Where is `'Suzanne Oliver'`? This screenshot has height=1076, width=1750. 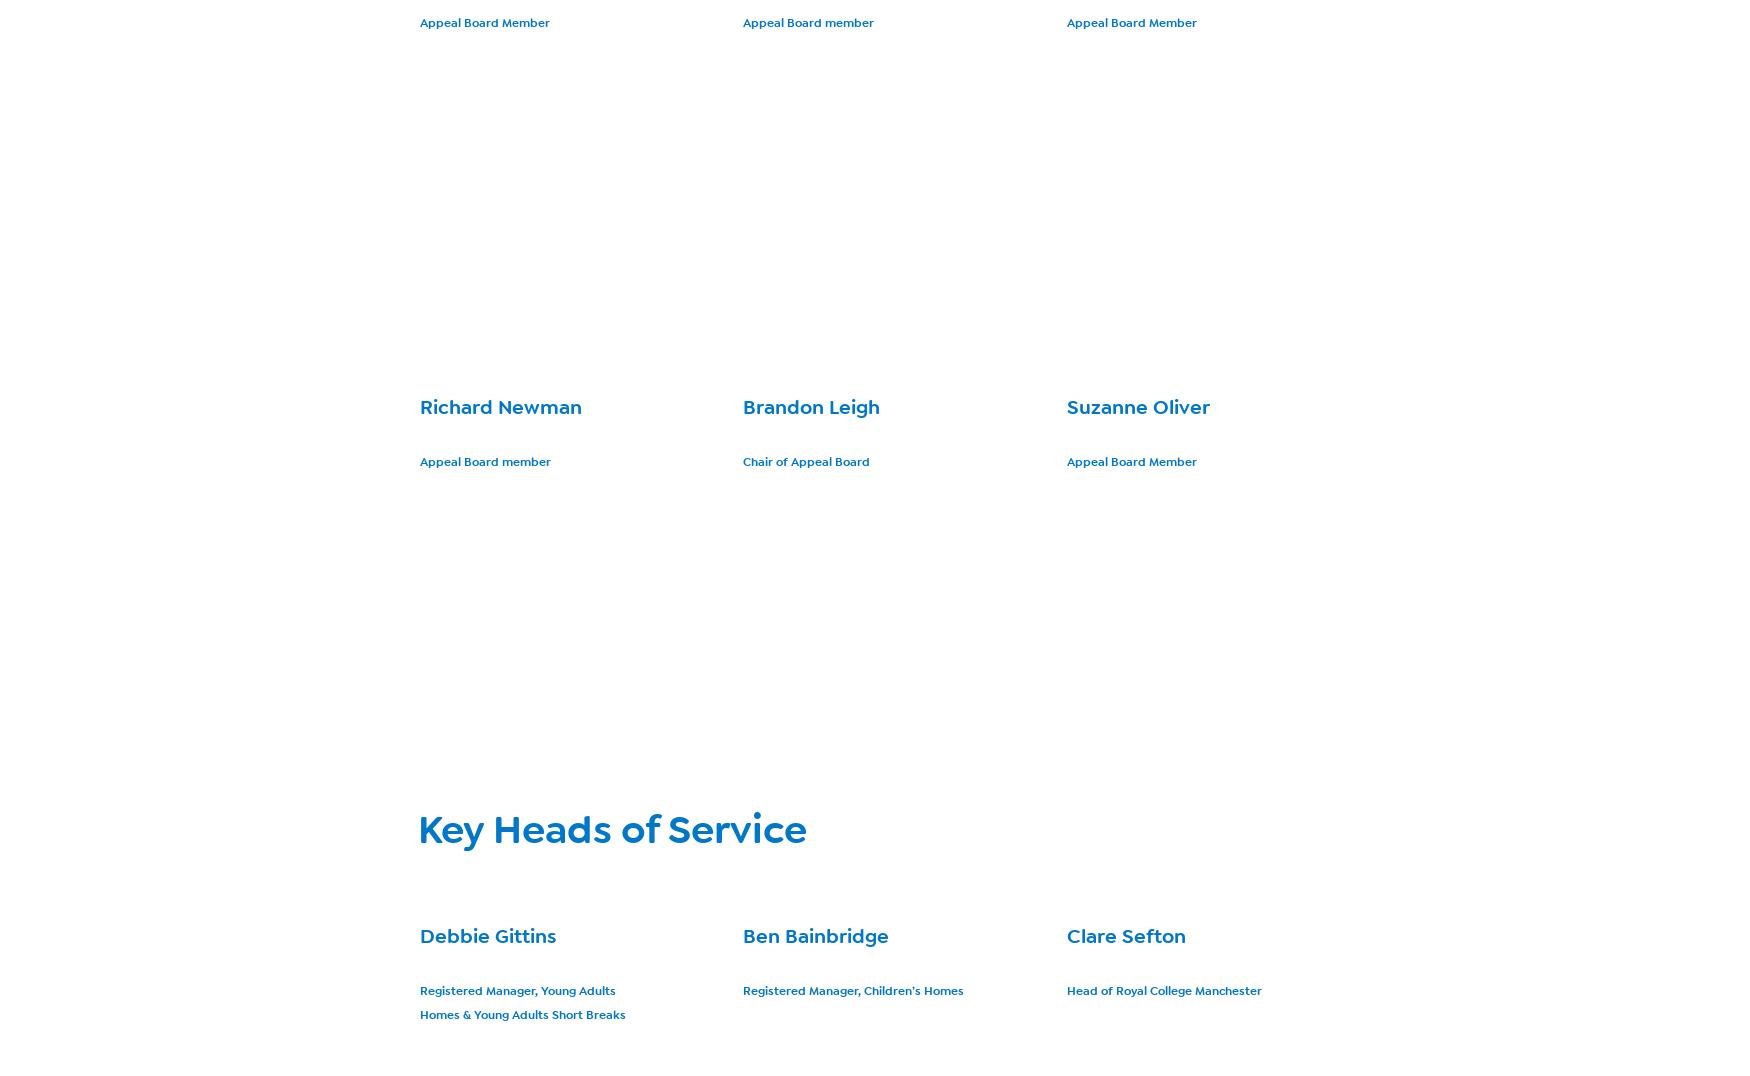 'Suzanne Oliver' is located at coordinates (1136, 407).